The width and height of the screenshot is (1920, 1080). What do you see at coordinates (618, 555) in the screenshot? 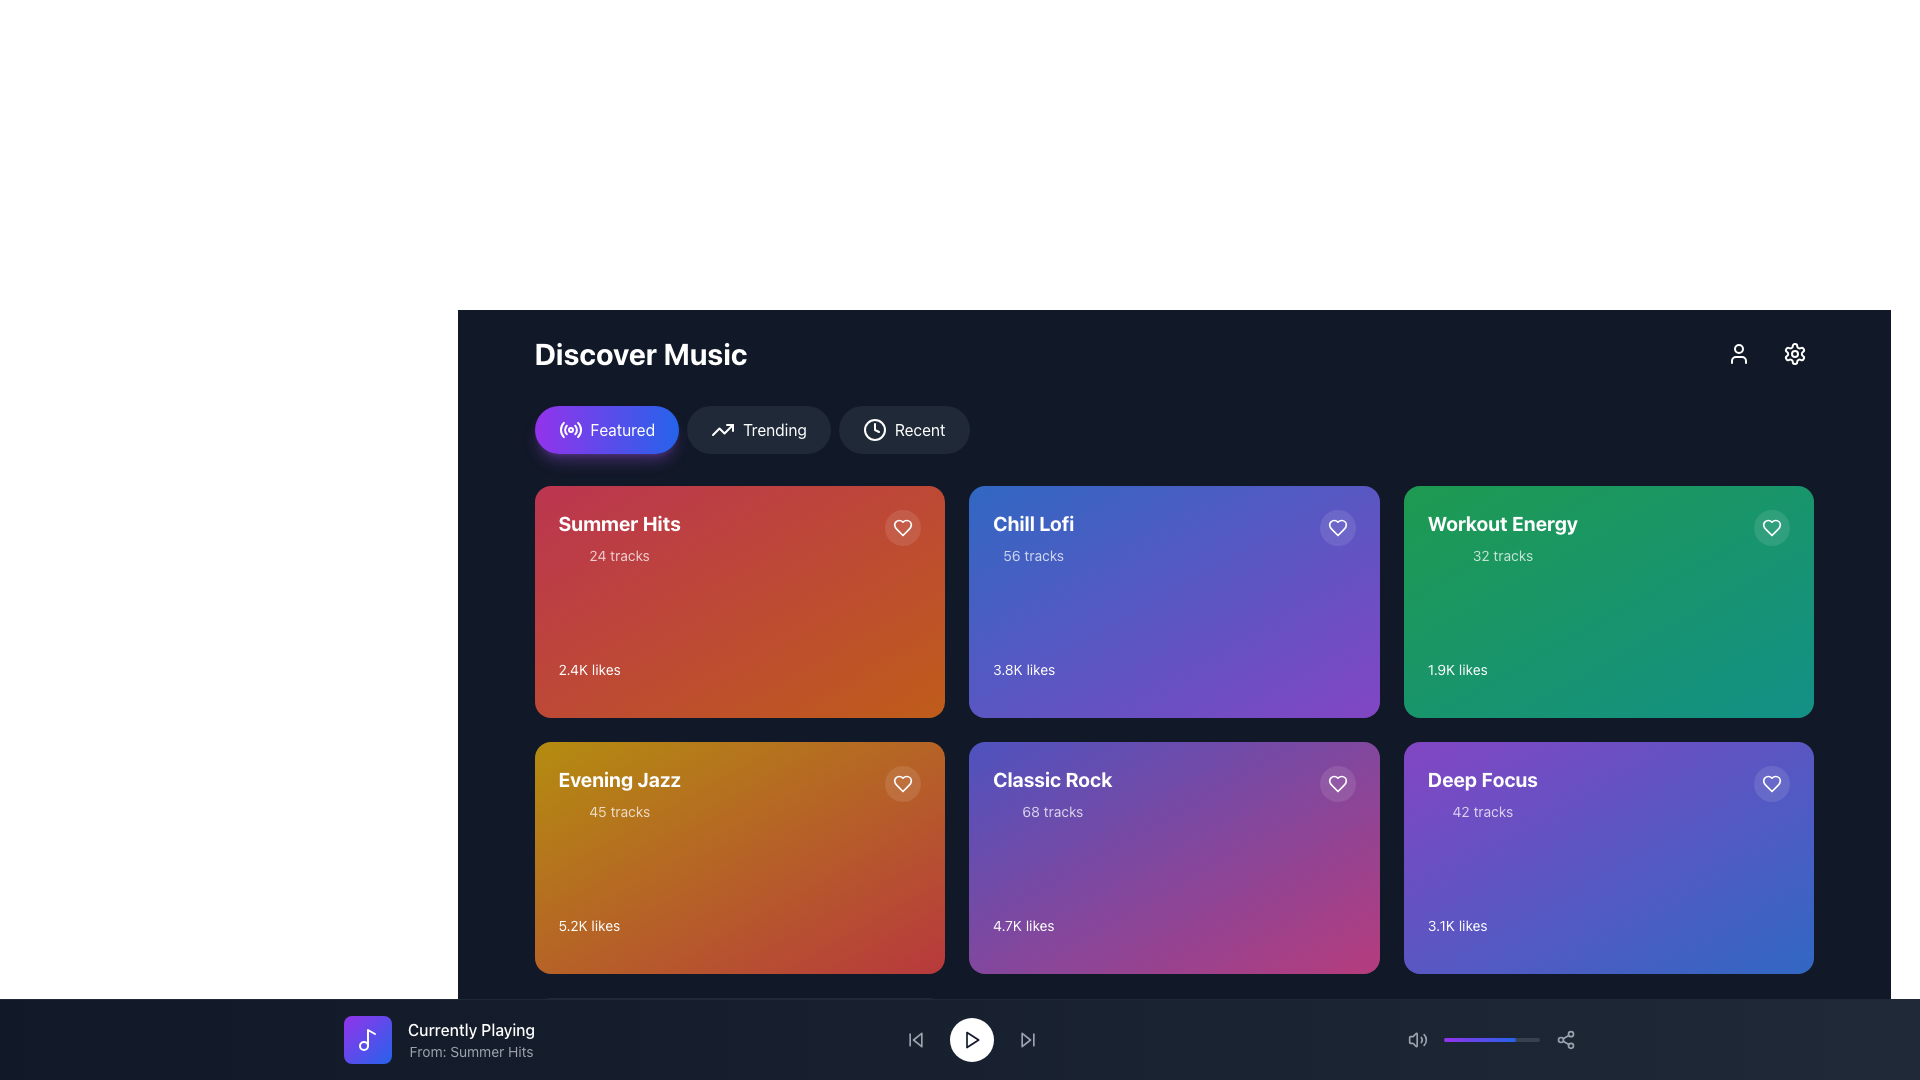
I see `the static text label displaying '24 tracks', which is located within the red-orange card labeled 'Summer Hits', positioned directly below the title and centrally aligned` at bounding box center [618, 555].